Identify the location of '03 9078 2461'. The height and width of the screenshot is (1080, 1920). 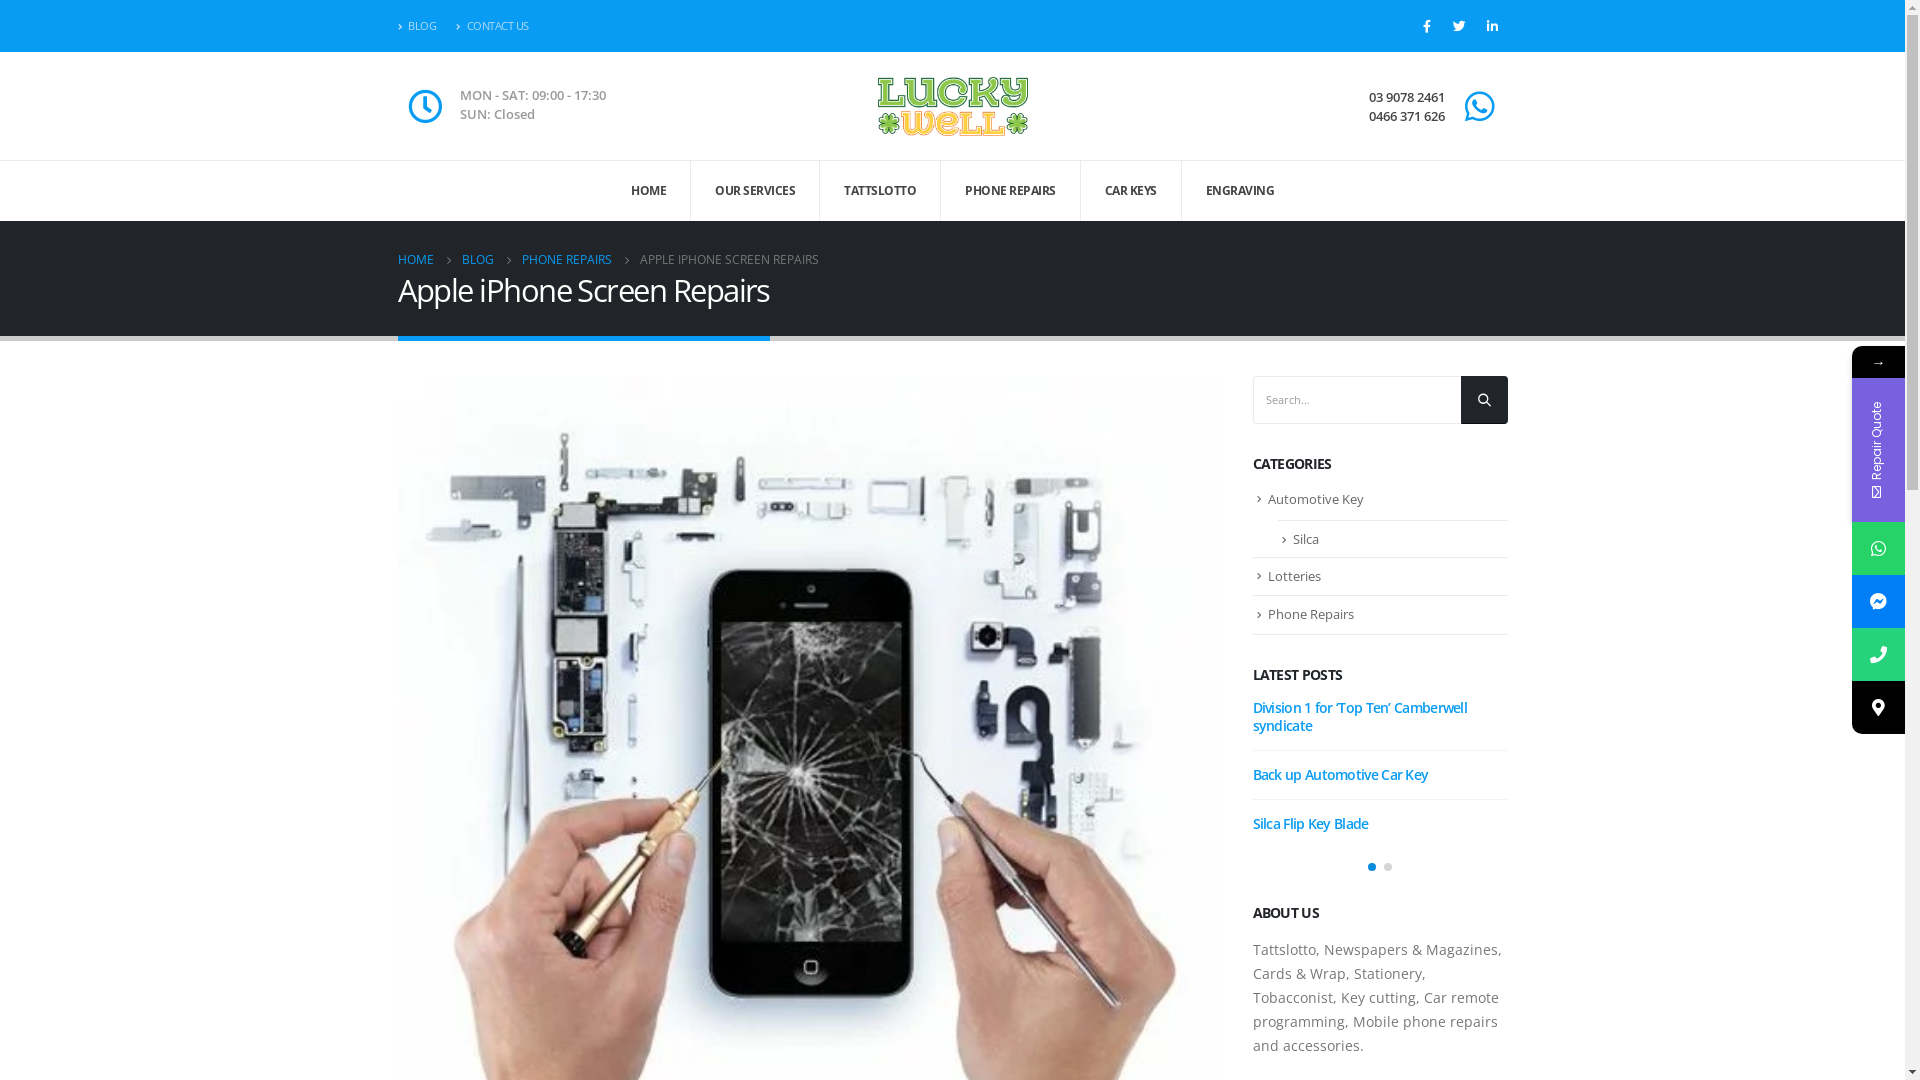
(1367, 97).